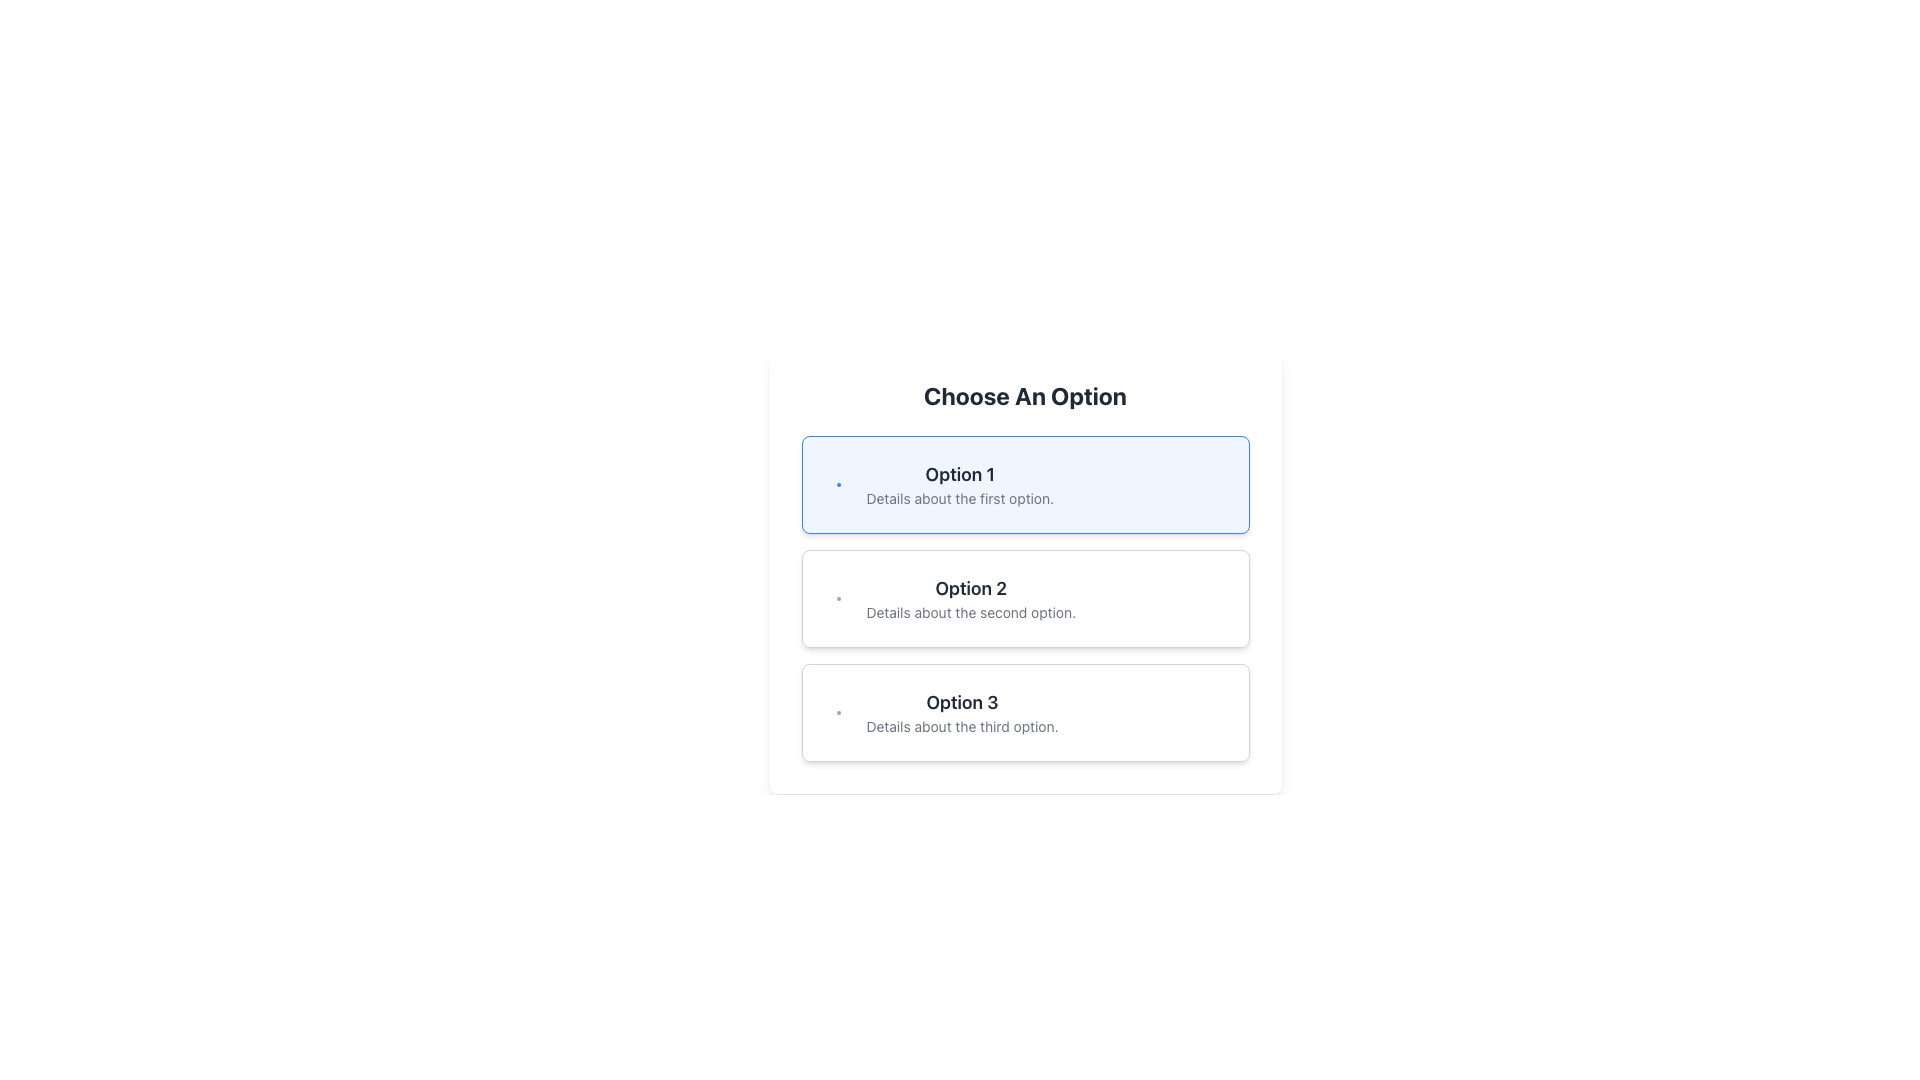 Image resolution: width=1920 pixels, height=1080 pixels. What do you see at coordinates (971, 588) in the screenshot?
I see `title label for the second option in the vertical menu layout, which is positioned above the descriptive text 'Details about the second option.'` at bounding box center [971, 588].